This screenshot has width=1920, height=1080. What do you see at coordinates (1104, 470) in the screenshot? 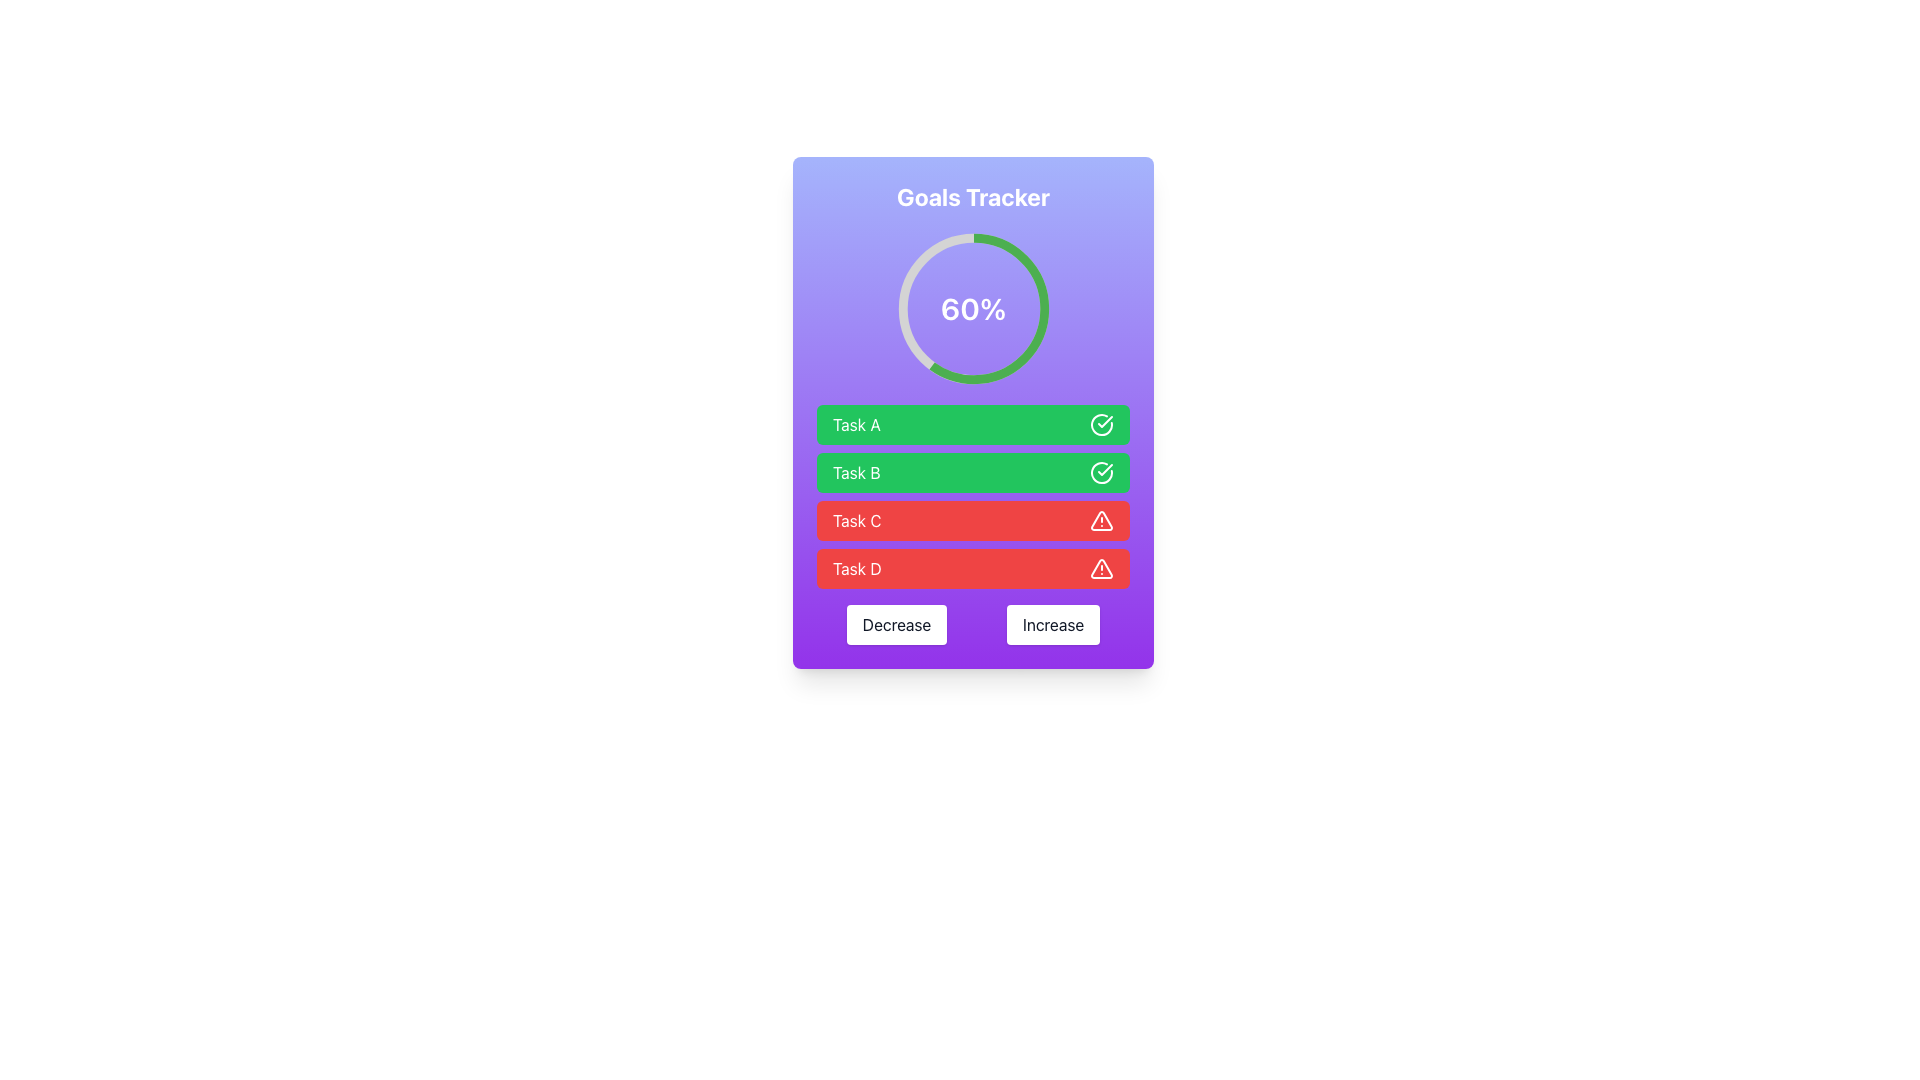
I see `the checkmark icon, which is part of the green circle enclosing a white checkmark, located in the green rectangular section labeled 'Task A'` at bounding box center [1104, 470].